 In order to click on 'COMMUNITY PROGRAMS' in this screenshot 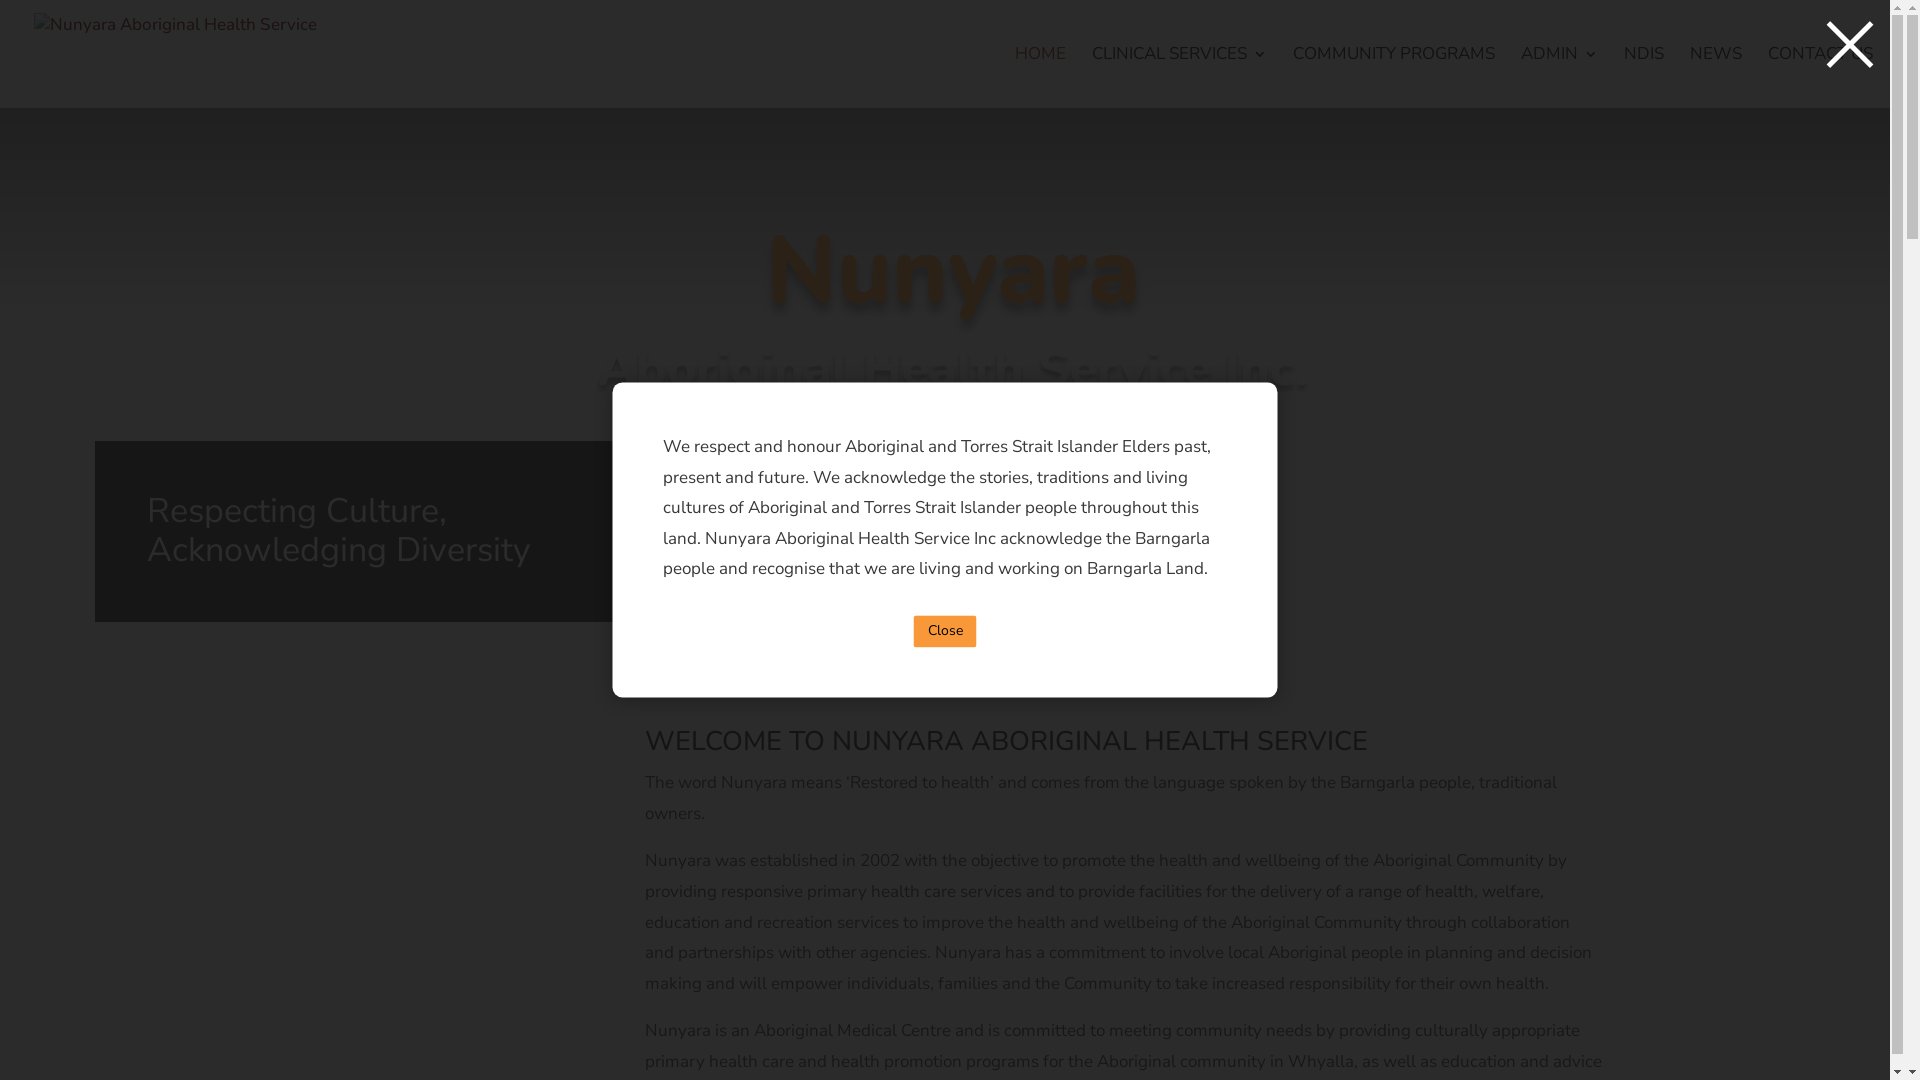, I will do `click(1392, 76)`.